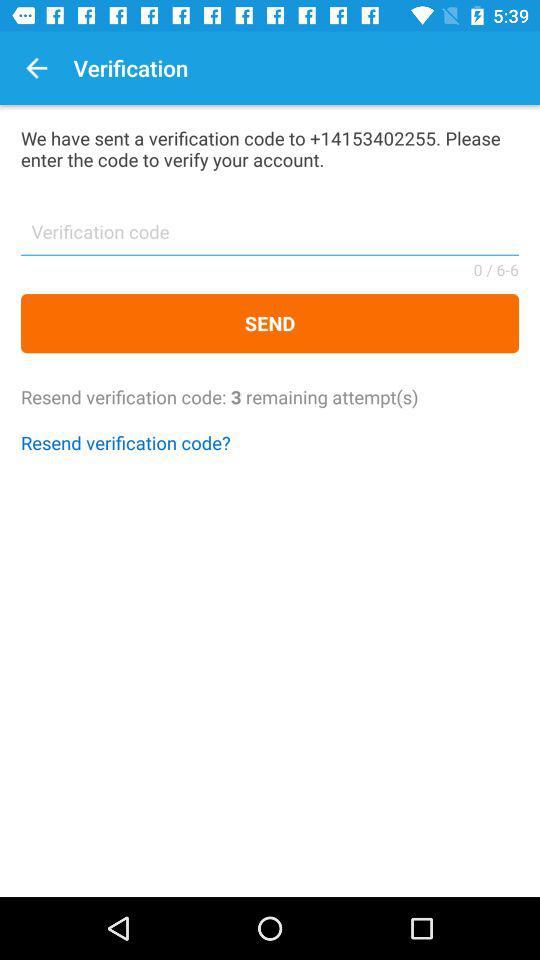 Image resolution: width=540 pixels, height=960 pixels. I want to click on go back, so click(36, 68).